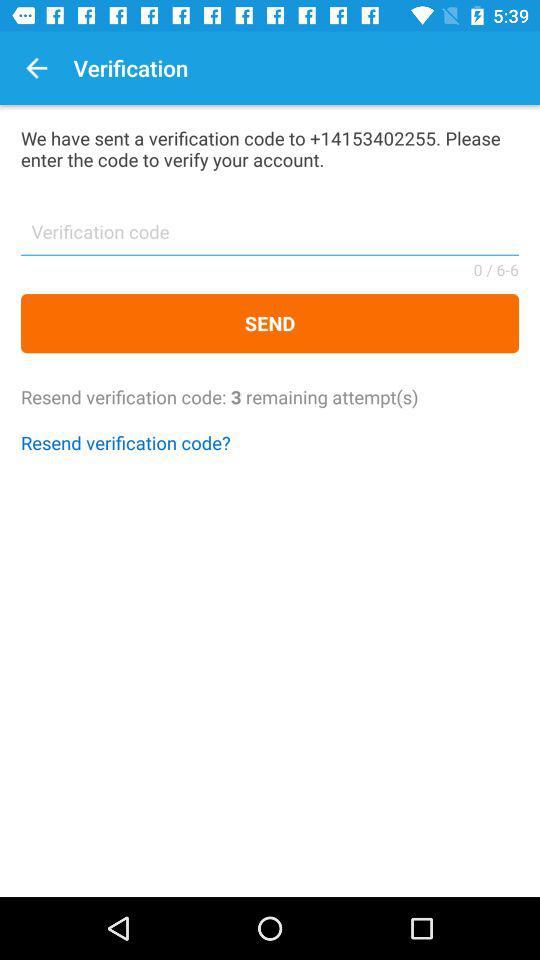 Image resolution: width=540 pixels, height=960 pixels. I want to click on go back, so click(36, 68).